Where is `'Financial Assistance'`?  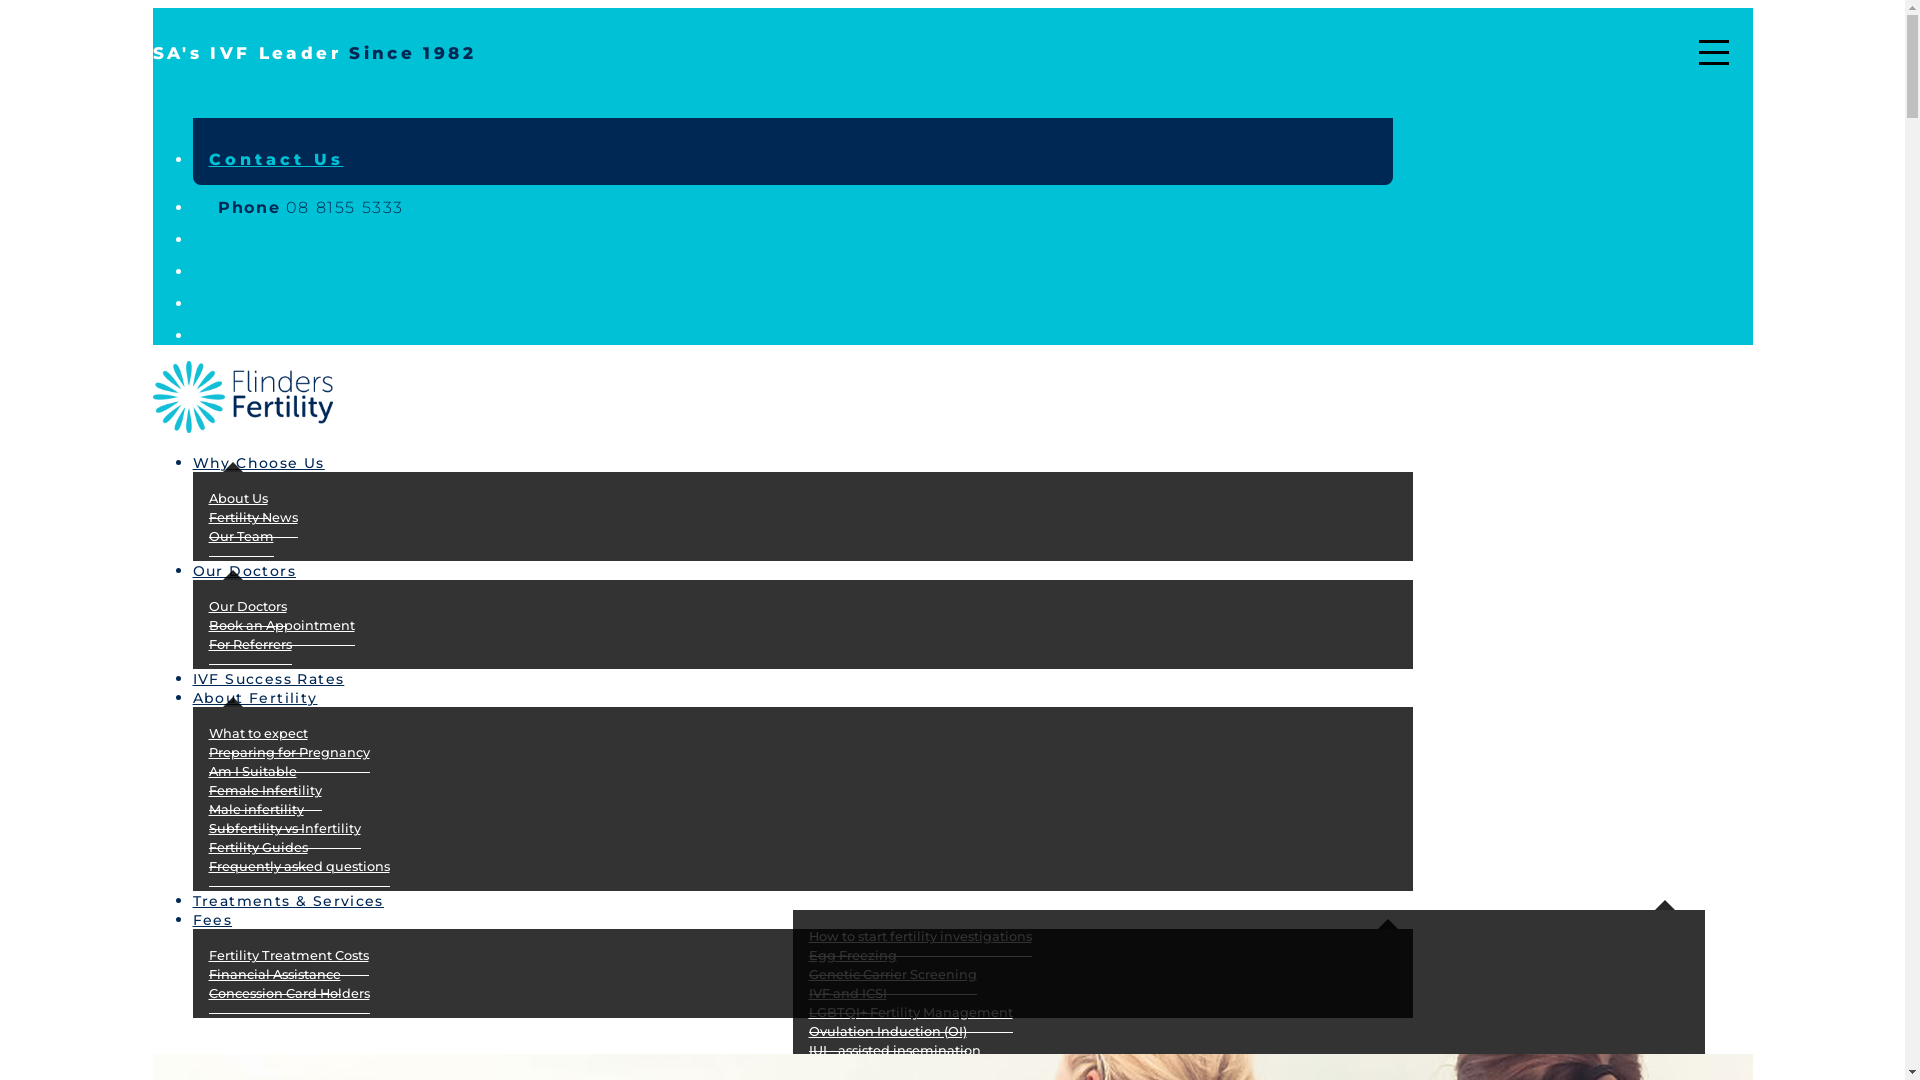 'Financial Assistance' is located at coordinates (207, 974).